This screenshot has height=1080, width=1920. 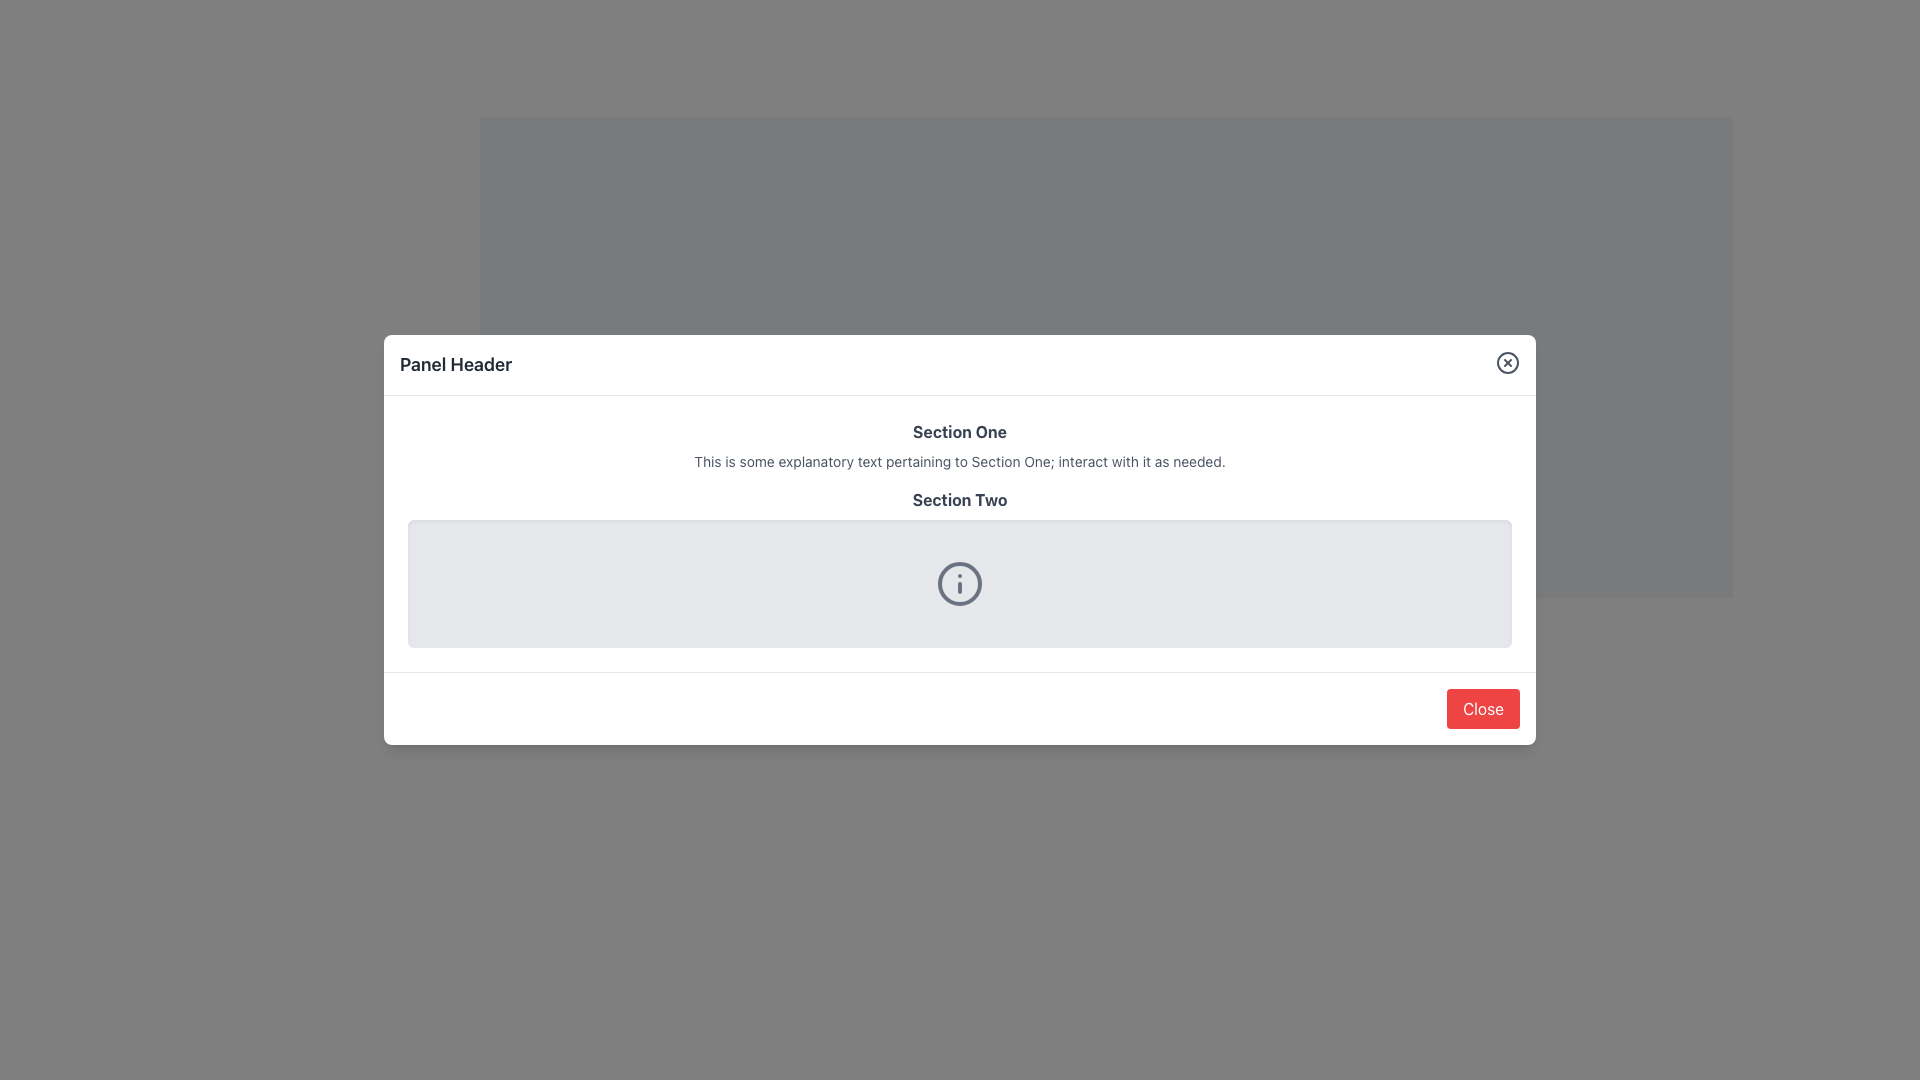 What do you see at coordinates (960, 583) in the screenshot?
I see `the Informational Icon located under the heading 'Section Two' in the center of the light gray content area` at bounding box center [960, 583].